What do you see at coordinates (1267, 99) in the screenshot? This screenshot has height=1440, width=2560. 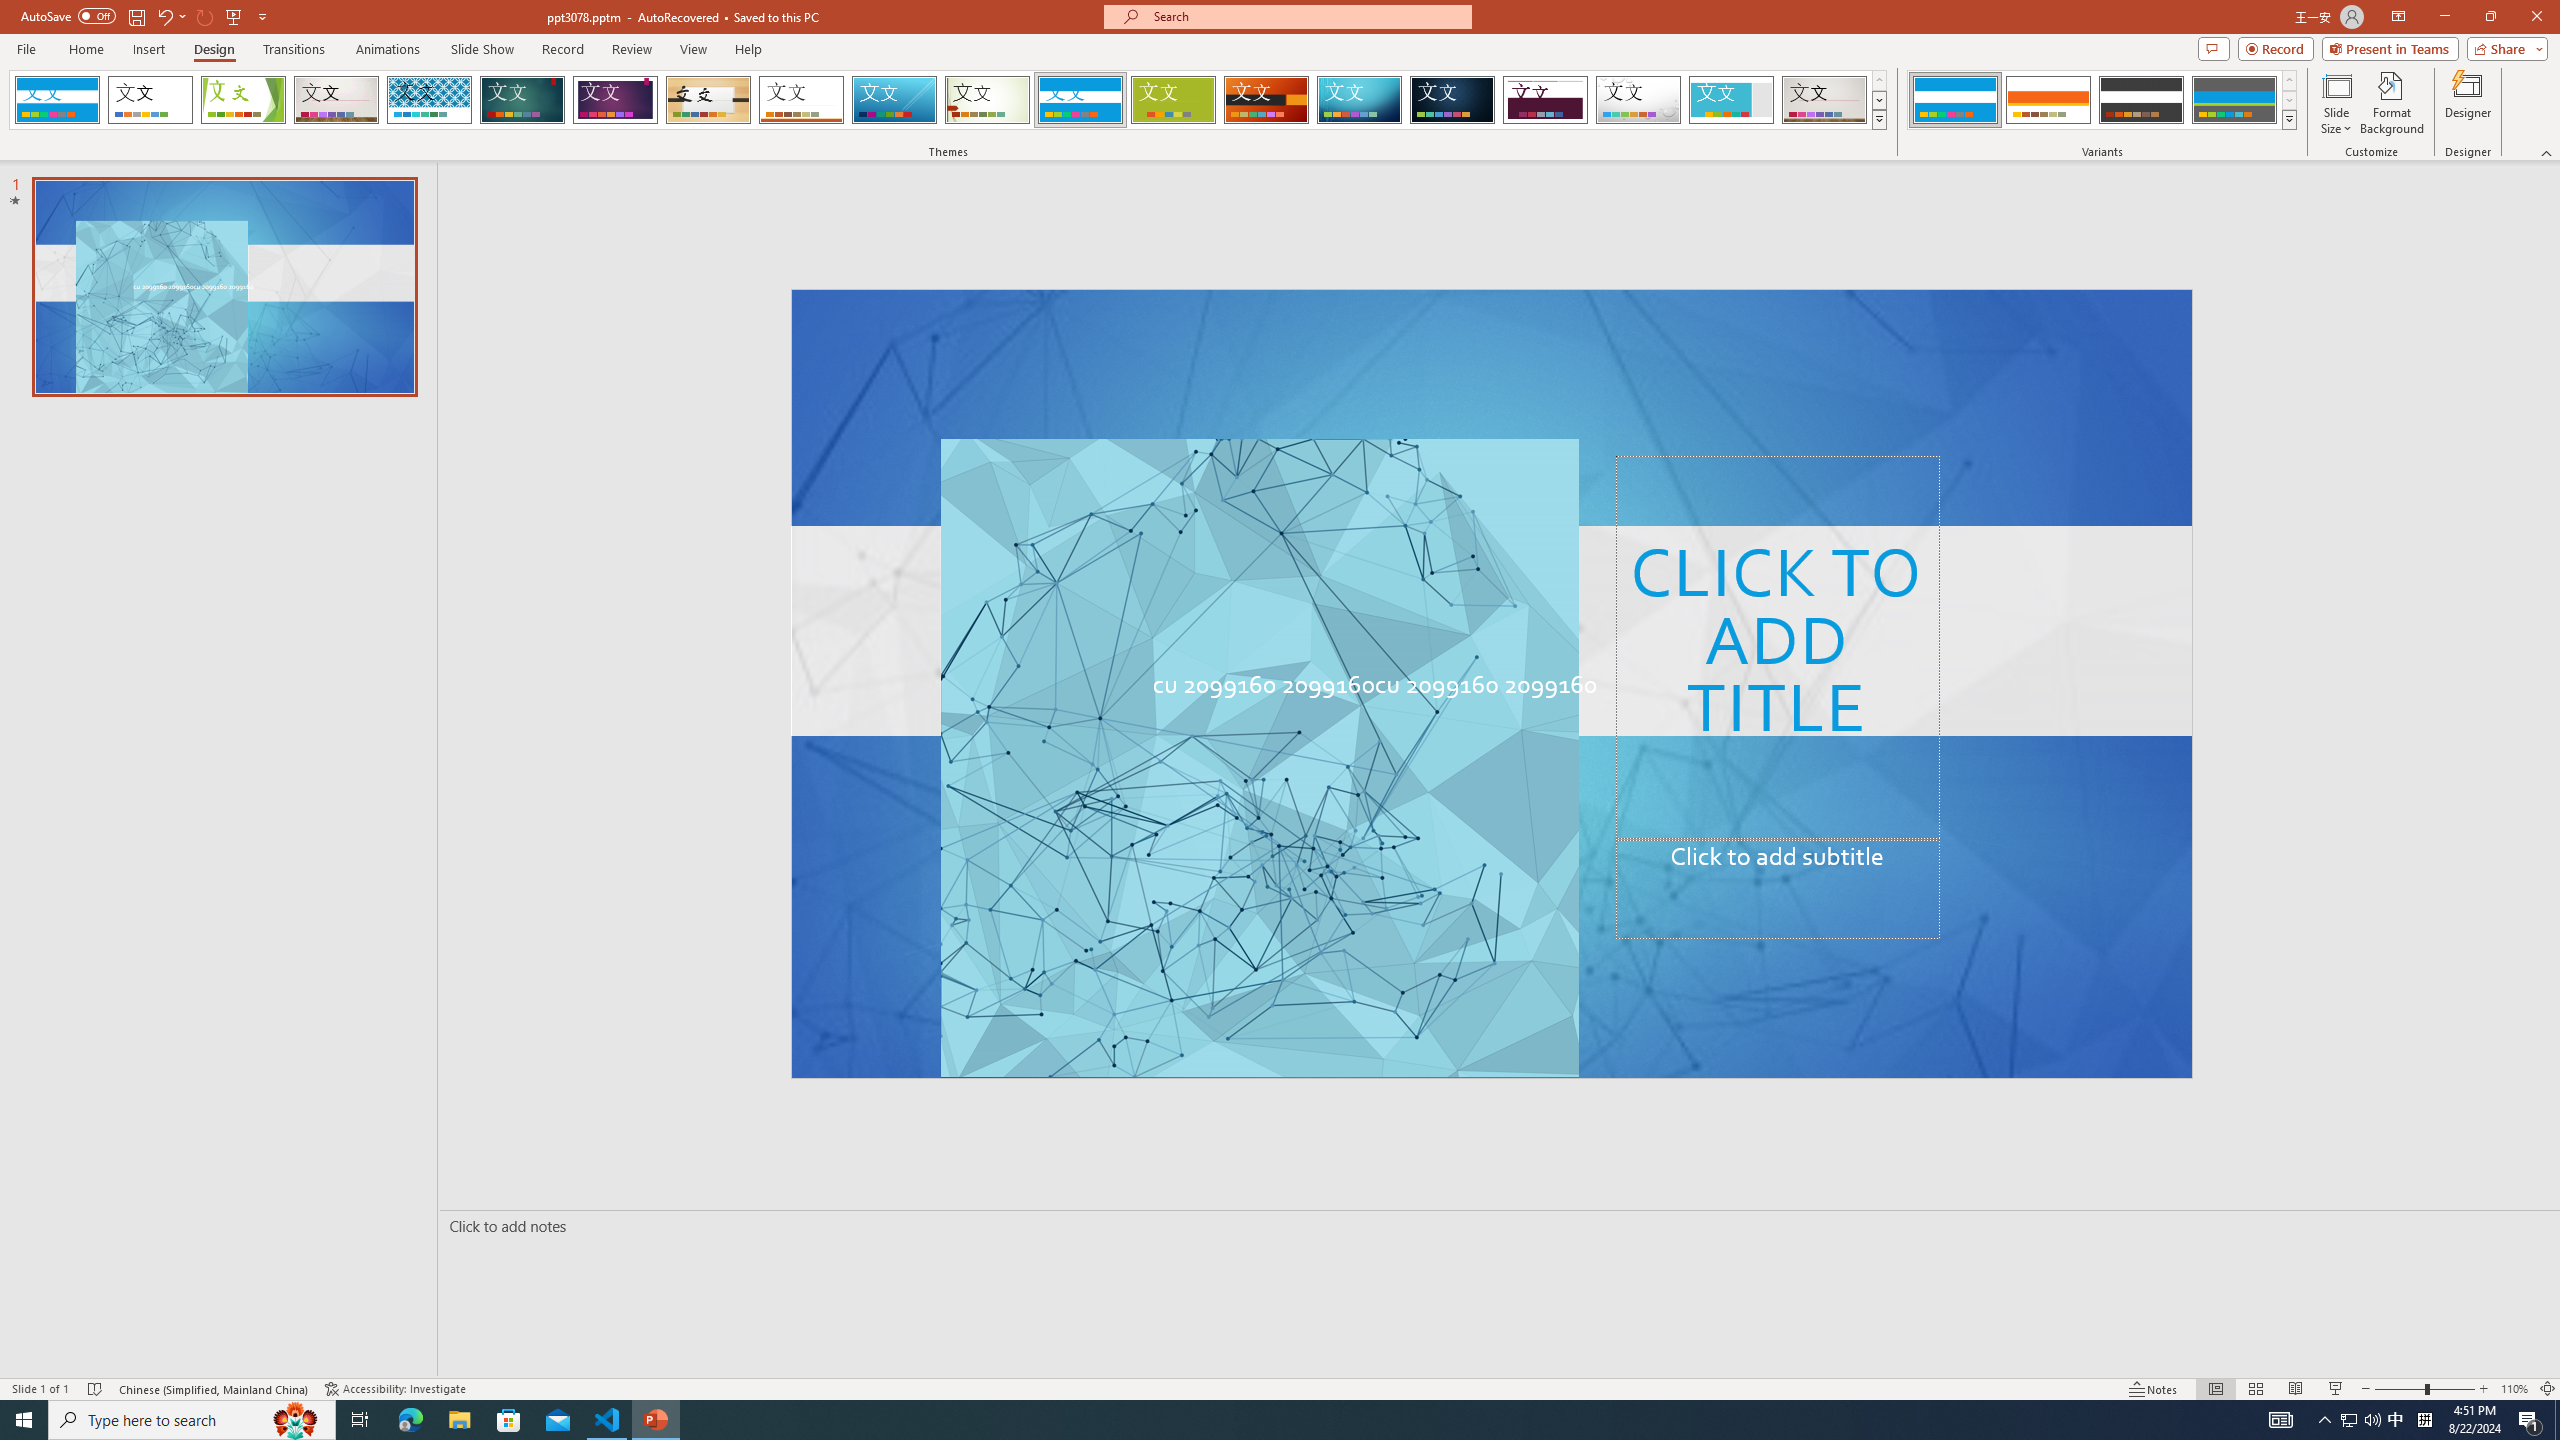 I see `'Berlin'` at bounding box center [1267, 99].